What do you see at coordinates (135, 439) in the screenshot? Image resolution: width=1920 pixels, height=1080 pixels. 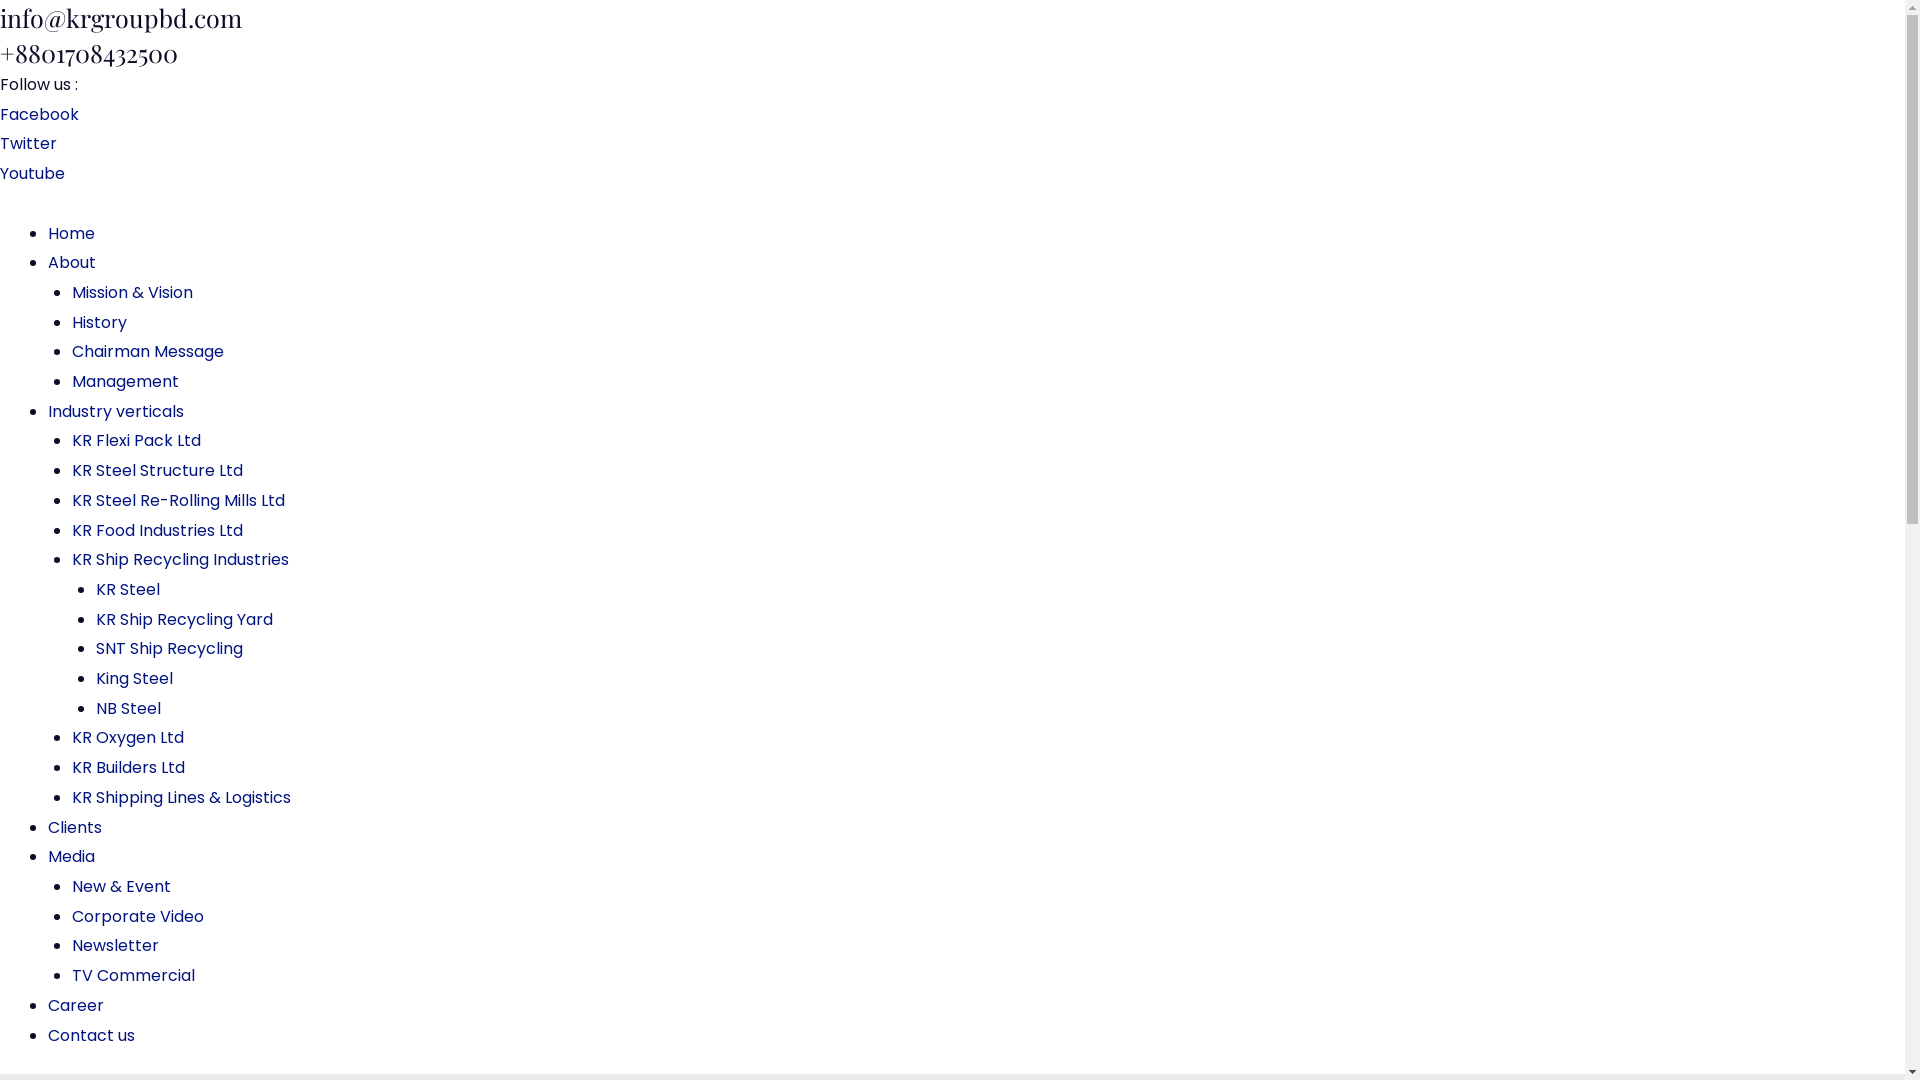 I see `'KR Flexi Pack Ltd'` at bounding box center [135, 439].